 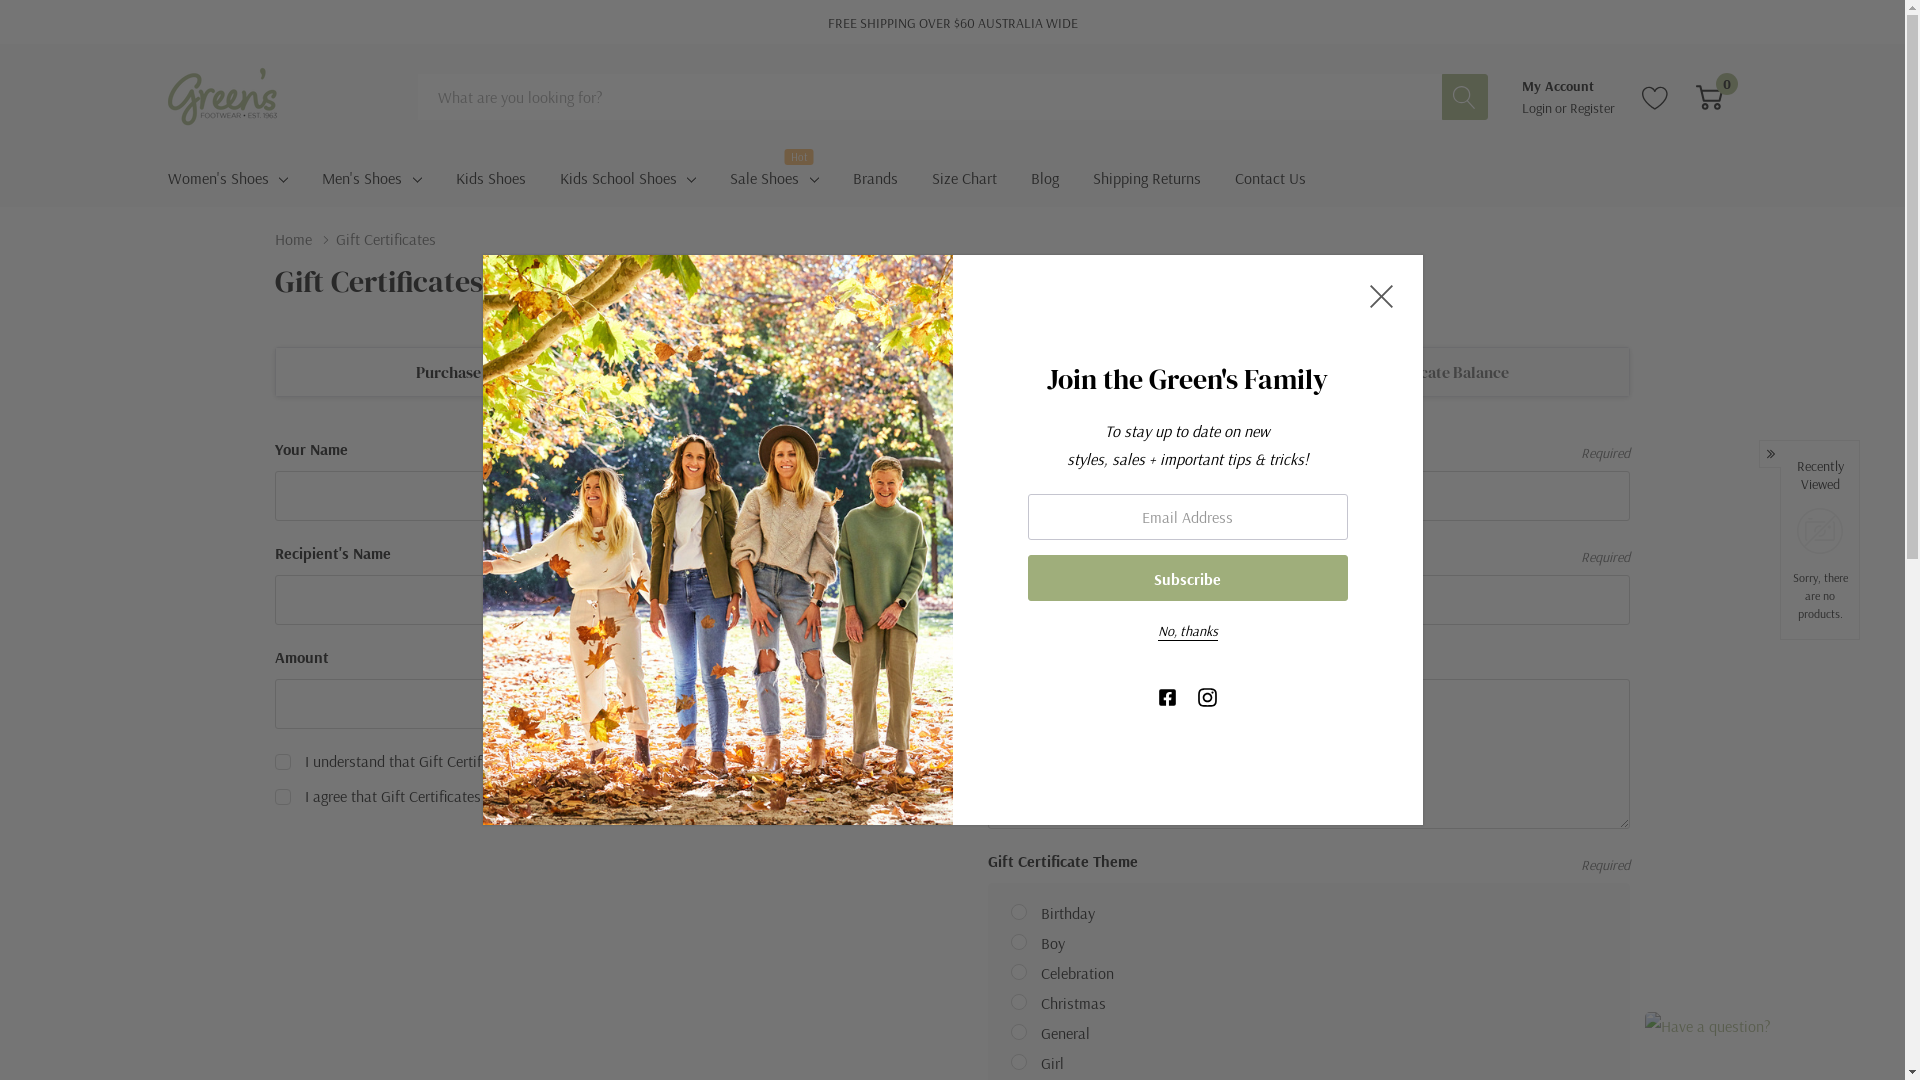 What do you see at coordinates (763, 176) in the screenshot?
I see `'Sale Shoes` at bounding box center [763, 176].